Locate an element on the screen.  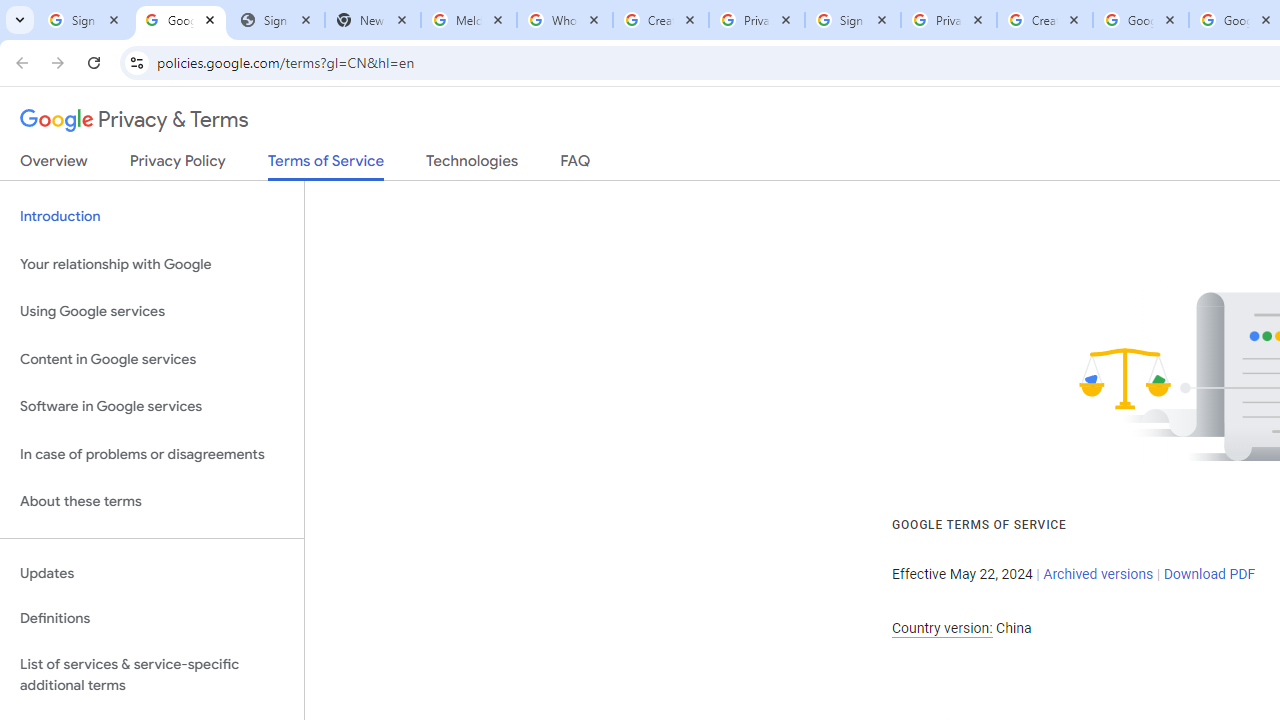
'Your relationship with Google' is located at coordinates (151, 263).